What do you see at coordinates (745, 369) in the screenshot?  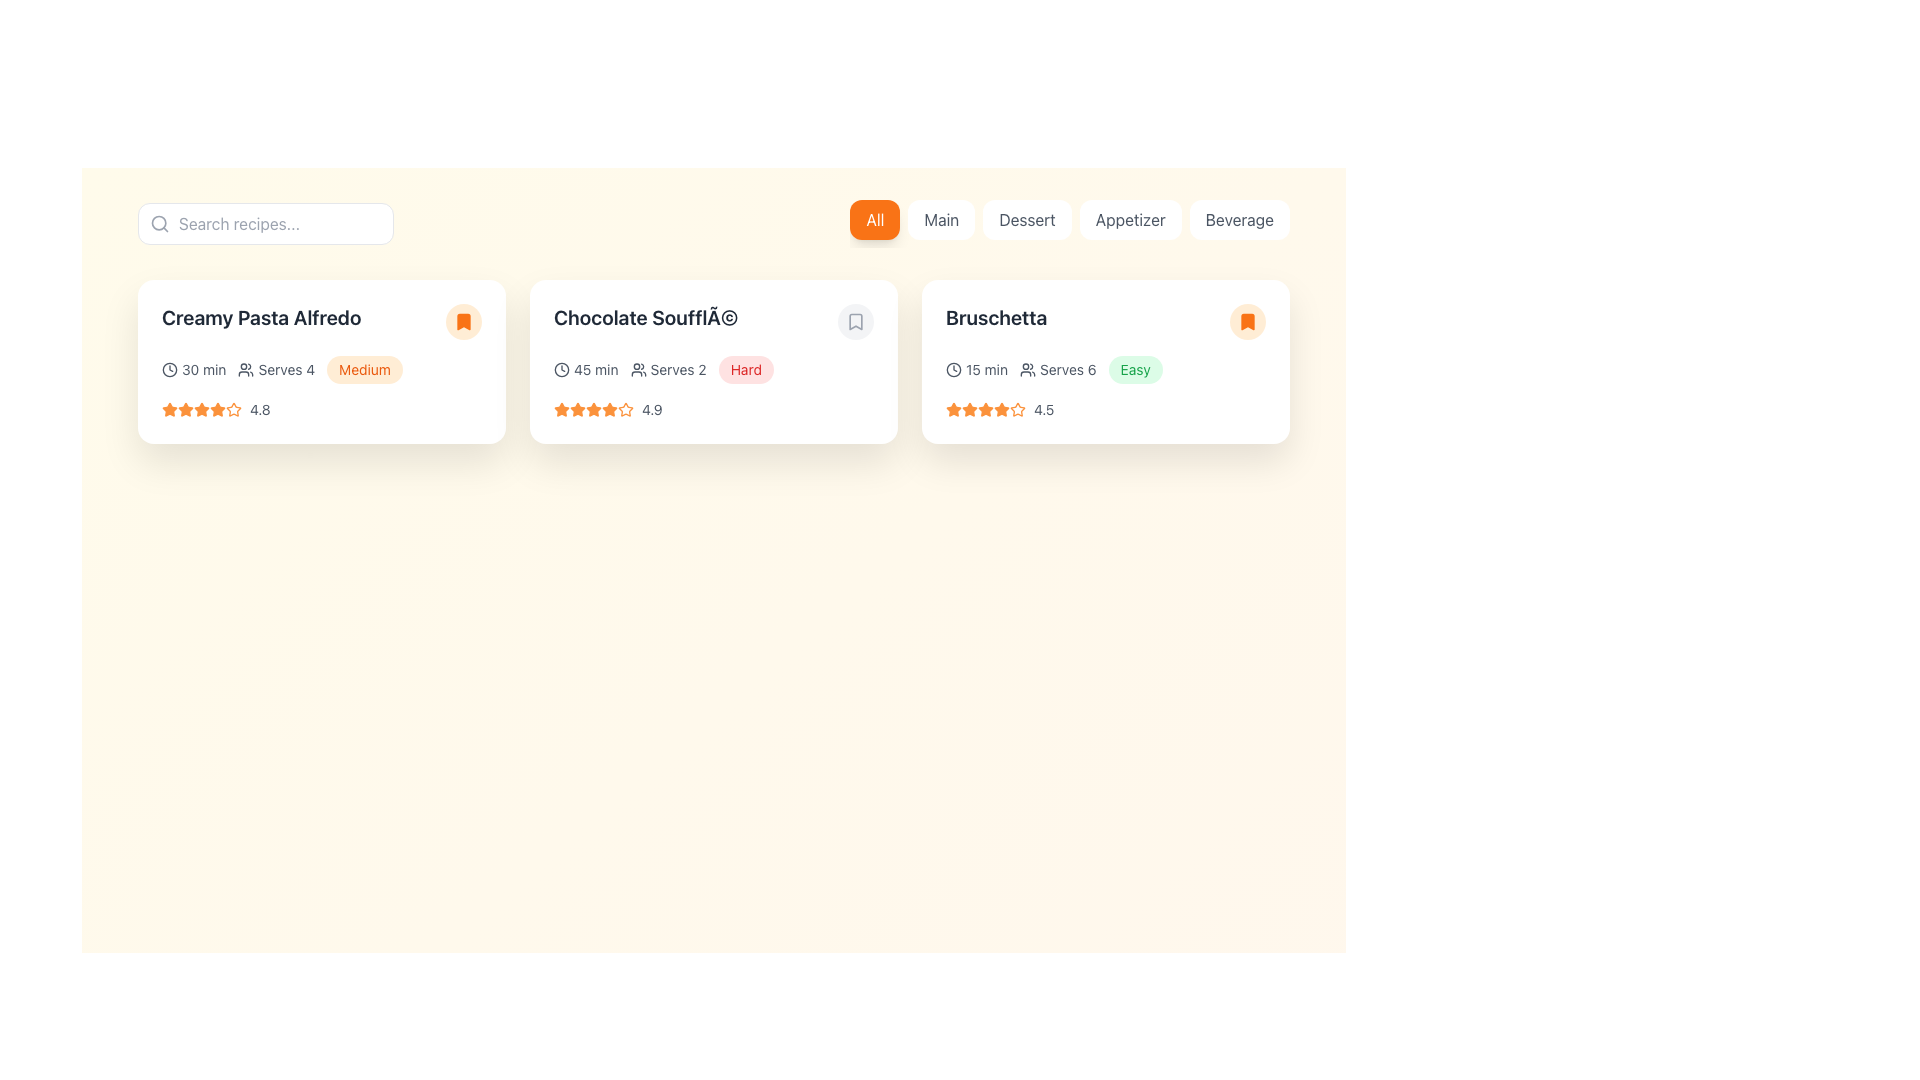 I see `the difficulty level label for the recipe 'Chocolate Soufflé', located in the bottom-middle section of the recipe card` at bounding box center [745, 369].